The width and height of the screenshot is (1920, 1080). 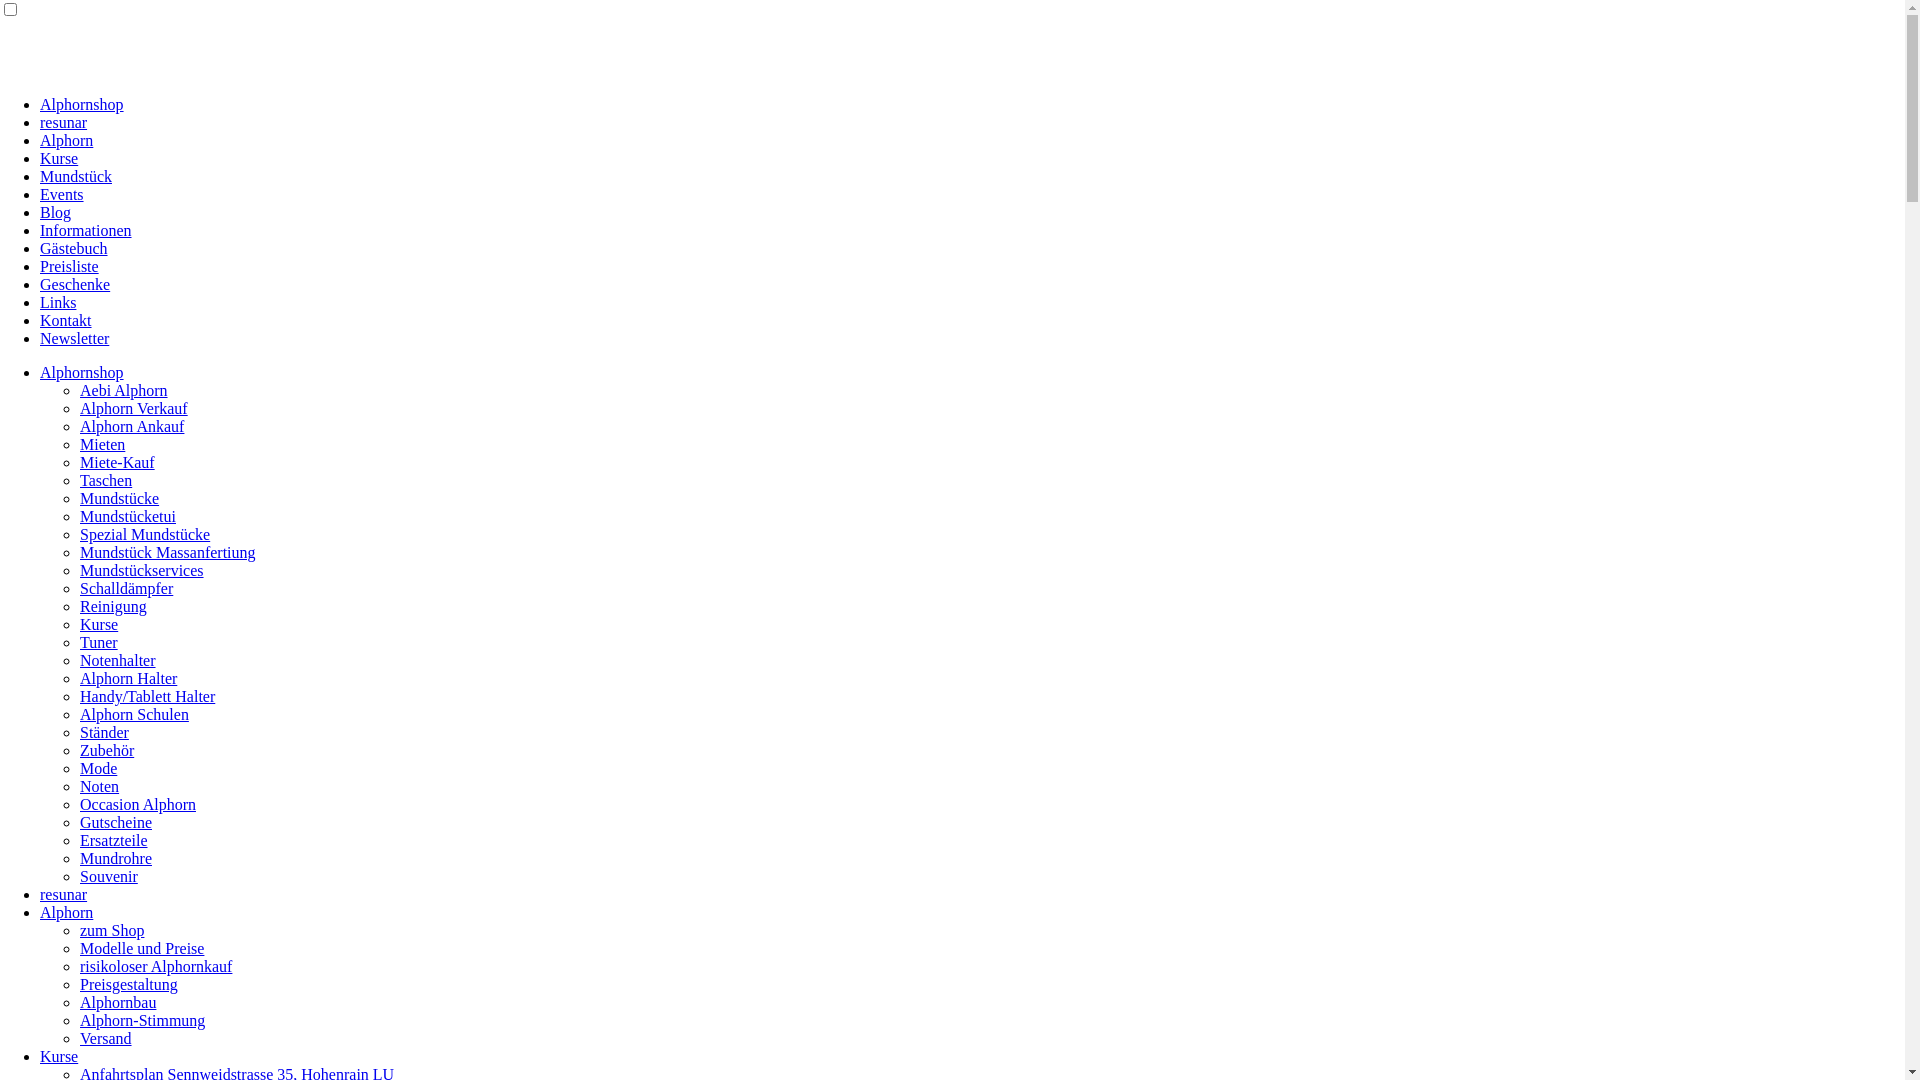 I want to click on 'Preisgestaltung', so click(x=128, y=983).